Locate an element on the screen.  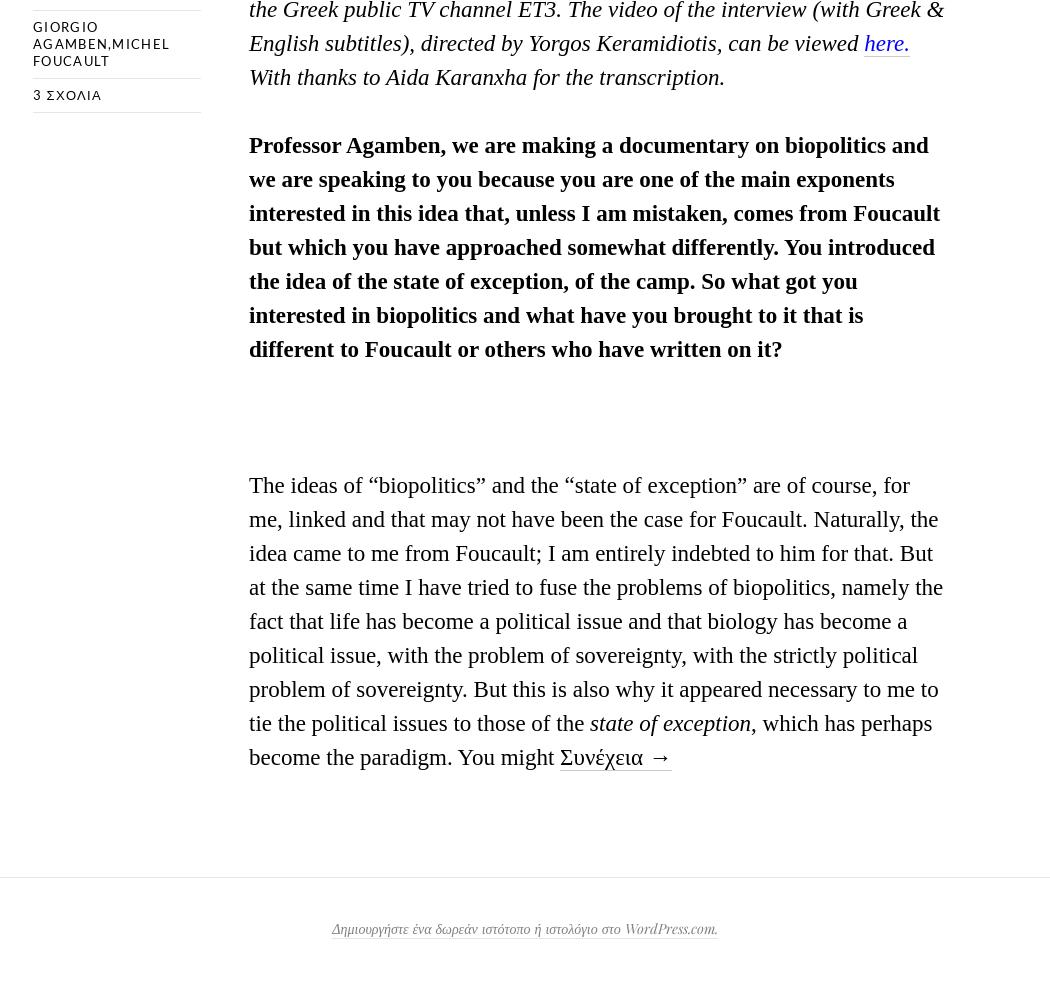
'The ideas of “biopolitics” and the “state of exception” are of course, for me, linked and that may not have been the case for Foucault. Naturally, the idea came to me from Foucault; I am entirely indebted to him for that. But at the same time I have tried to fuse the problems of biopolitics, namely the fact that life has become a political issue and that biology has become a political issue, with the problem of sovereignty, with the strictly political problem of sovereignty. But this is also why it appeared necessary to me to tie the political issues to those of the' is located at coordinates (594, 602).